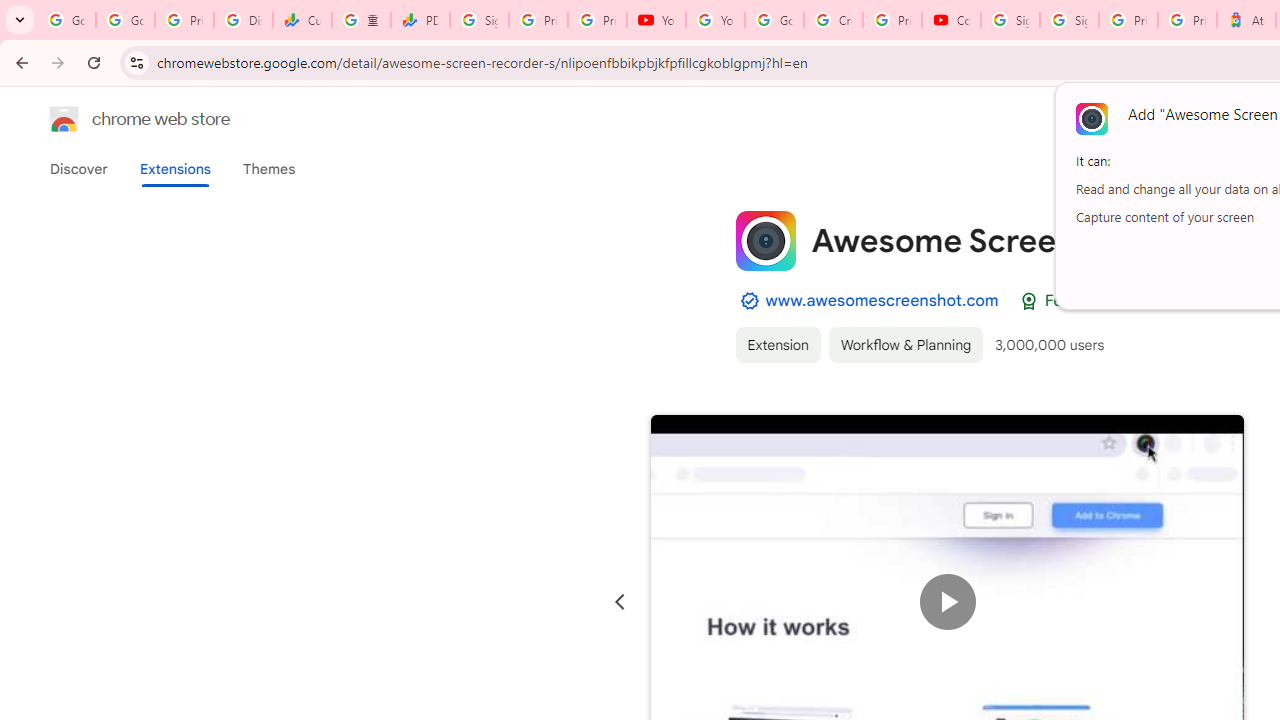  Describe the element at coordinates (773, 20) in the screenshot. I see `'Google Account Help'` at that location.